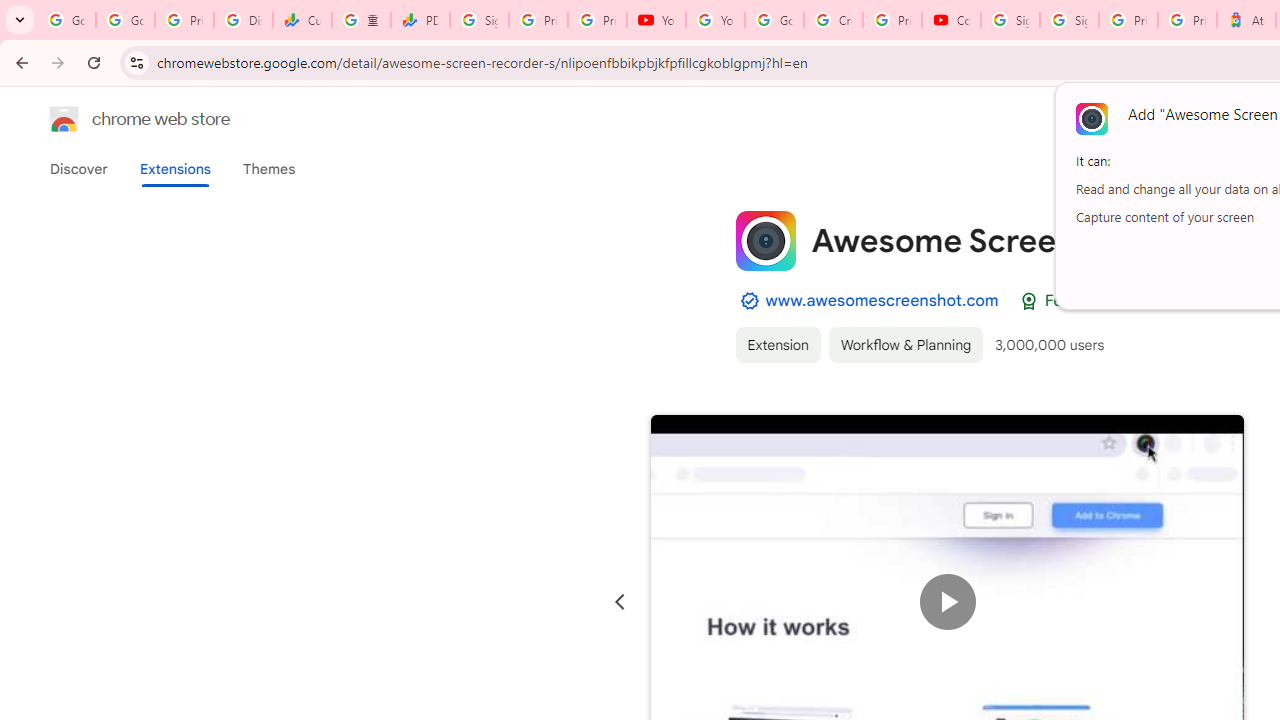  Describe the element at coordinates (773, 20) in the screenshot. I see `'Google Account Help'` at that location.